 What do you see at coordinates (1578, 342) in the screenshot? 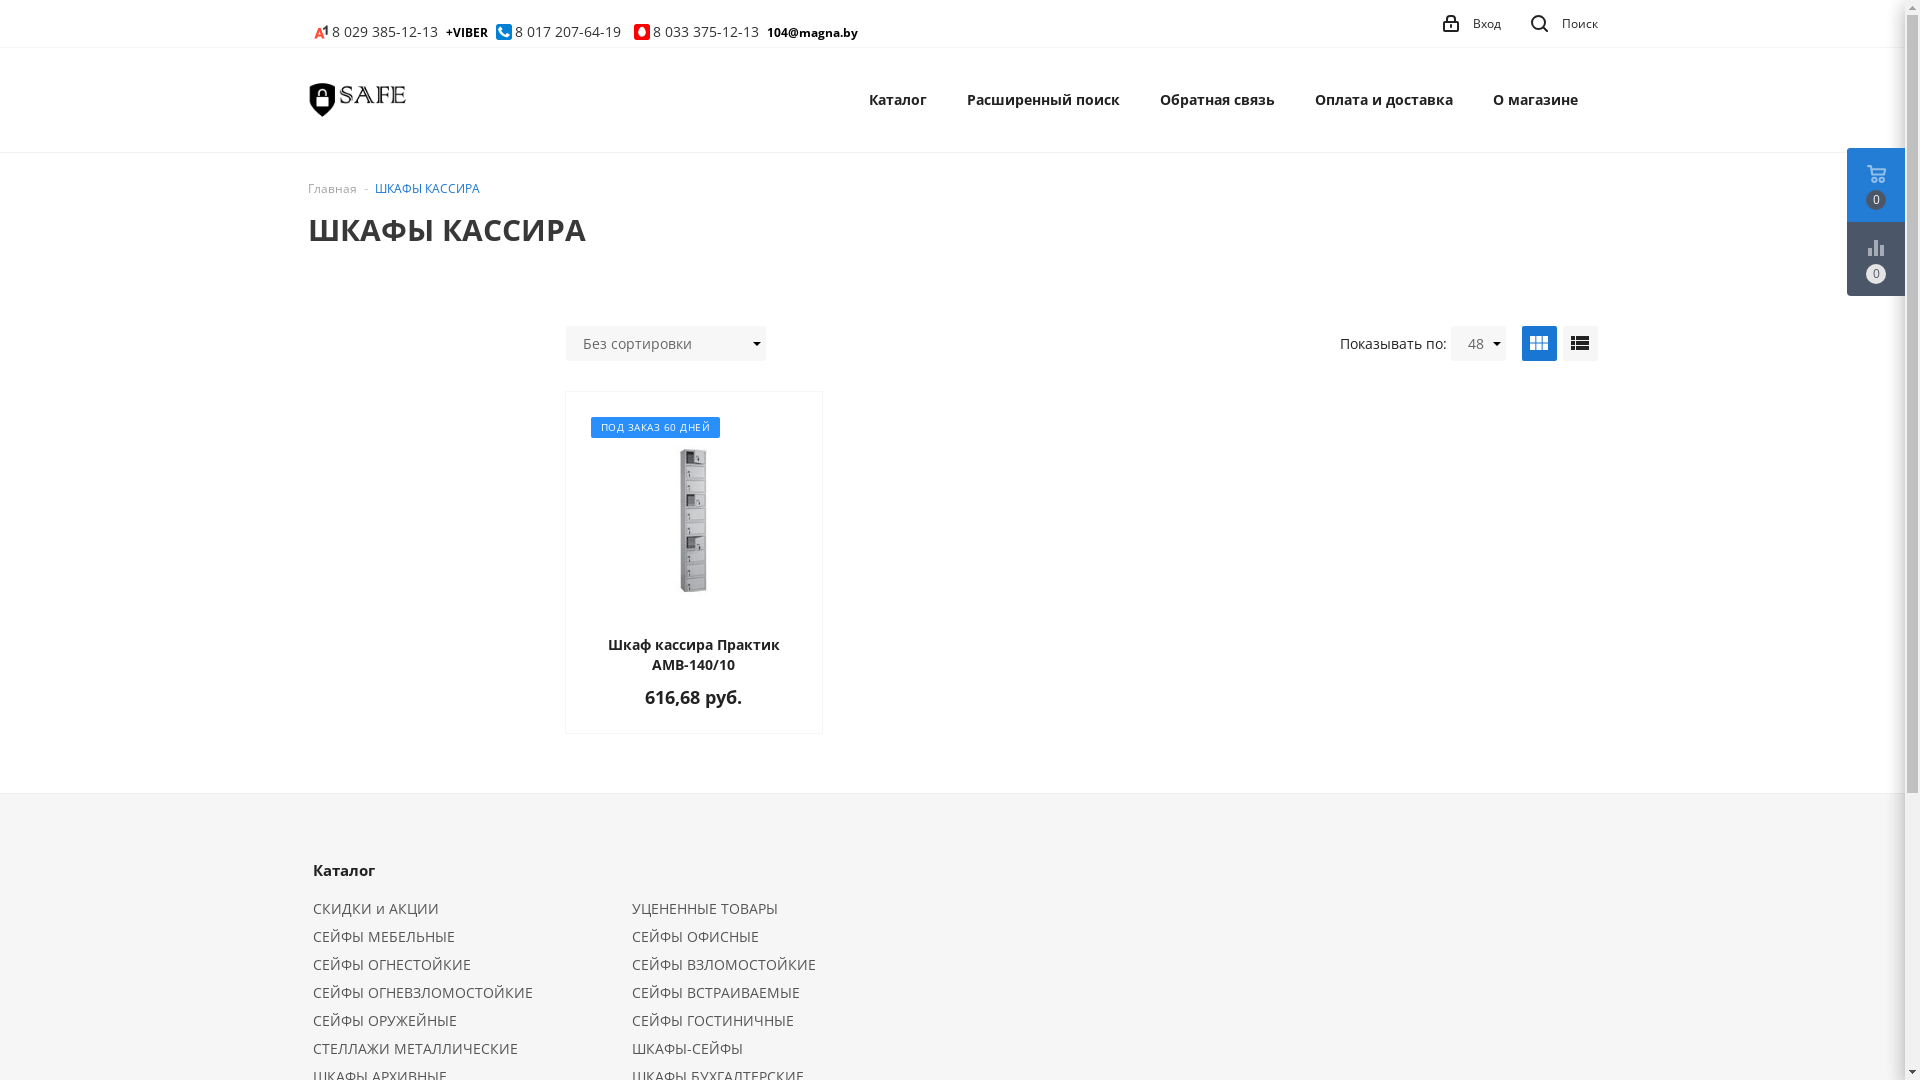
I see `'view_list'` at bounding box center [1578, 342].